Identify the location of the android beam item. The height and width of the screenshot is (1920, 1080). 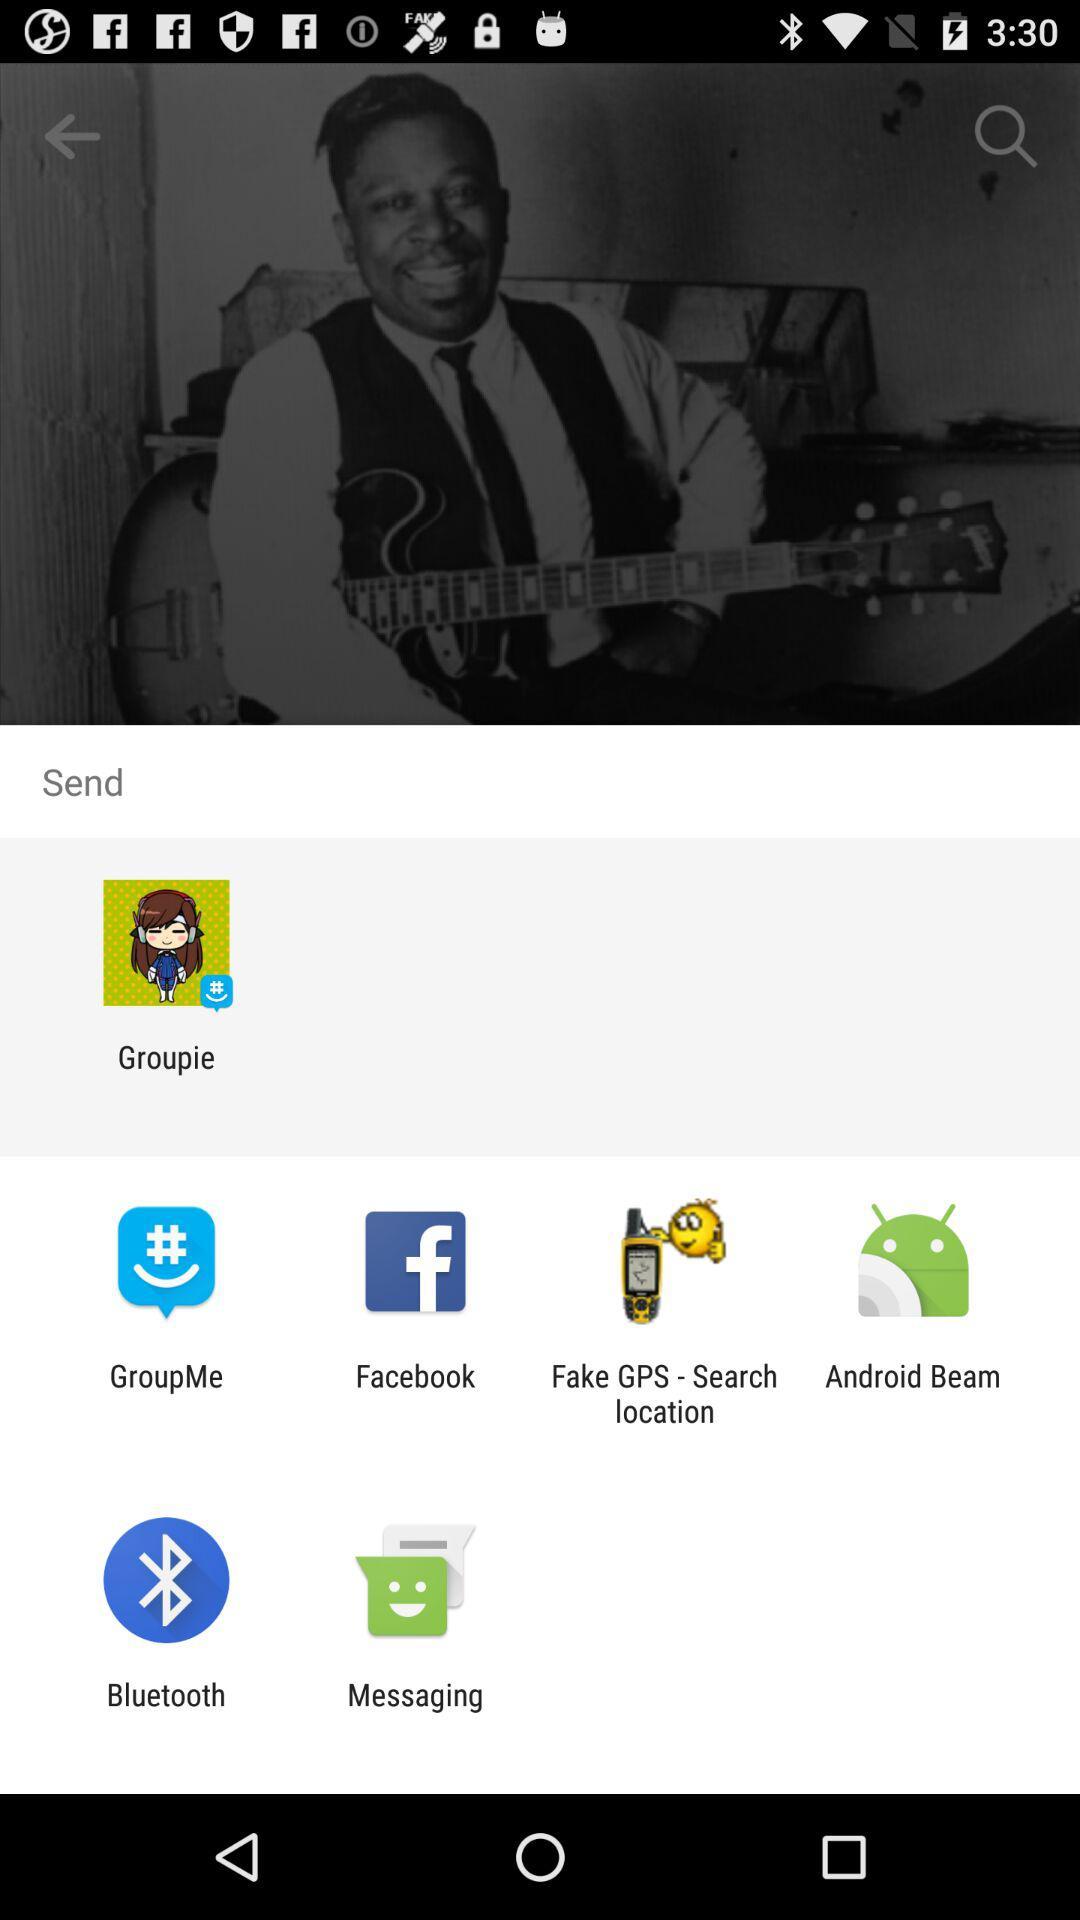
(913, 1392).